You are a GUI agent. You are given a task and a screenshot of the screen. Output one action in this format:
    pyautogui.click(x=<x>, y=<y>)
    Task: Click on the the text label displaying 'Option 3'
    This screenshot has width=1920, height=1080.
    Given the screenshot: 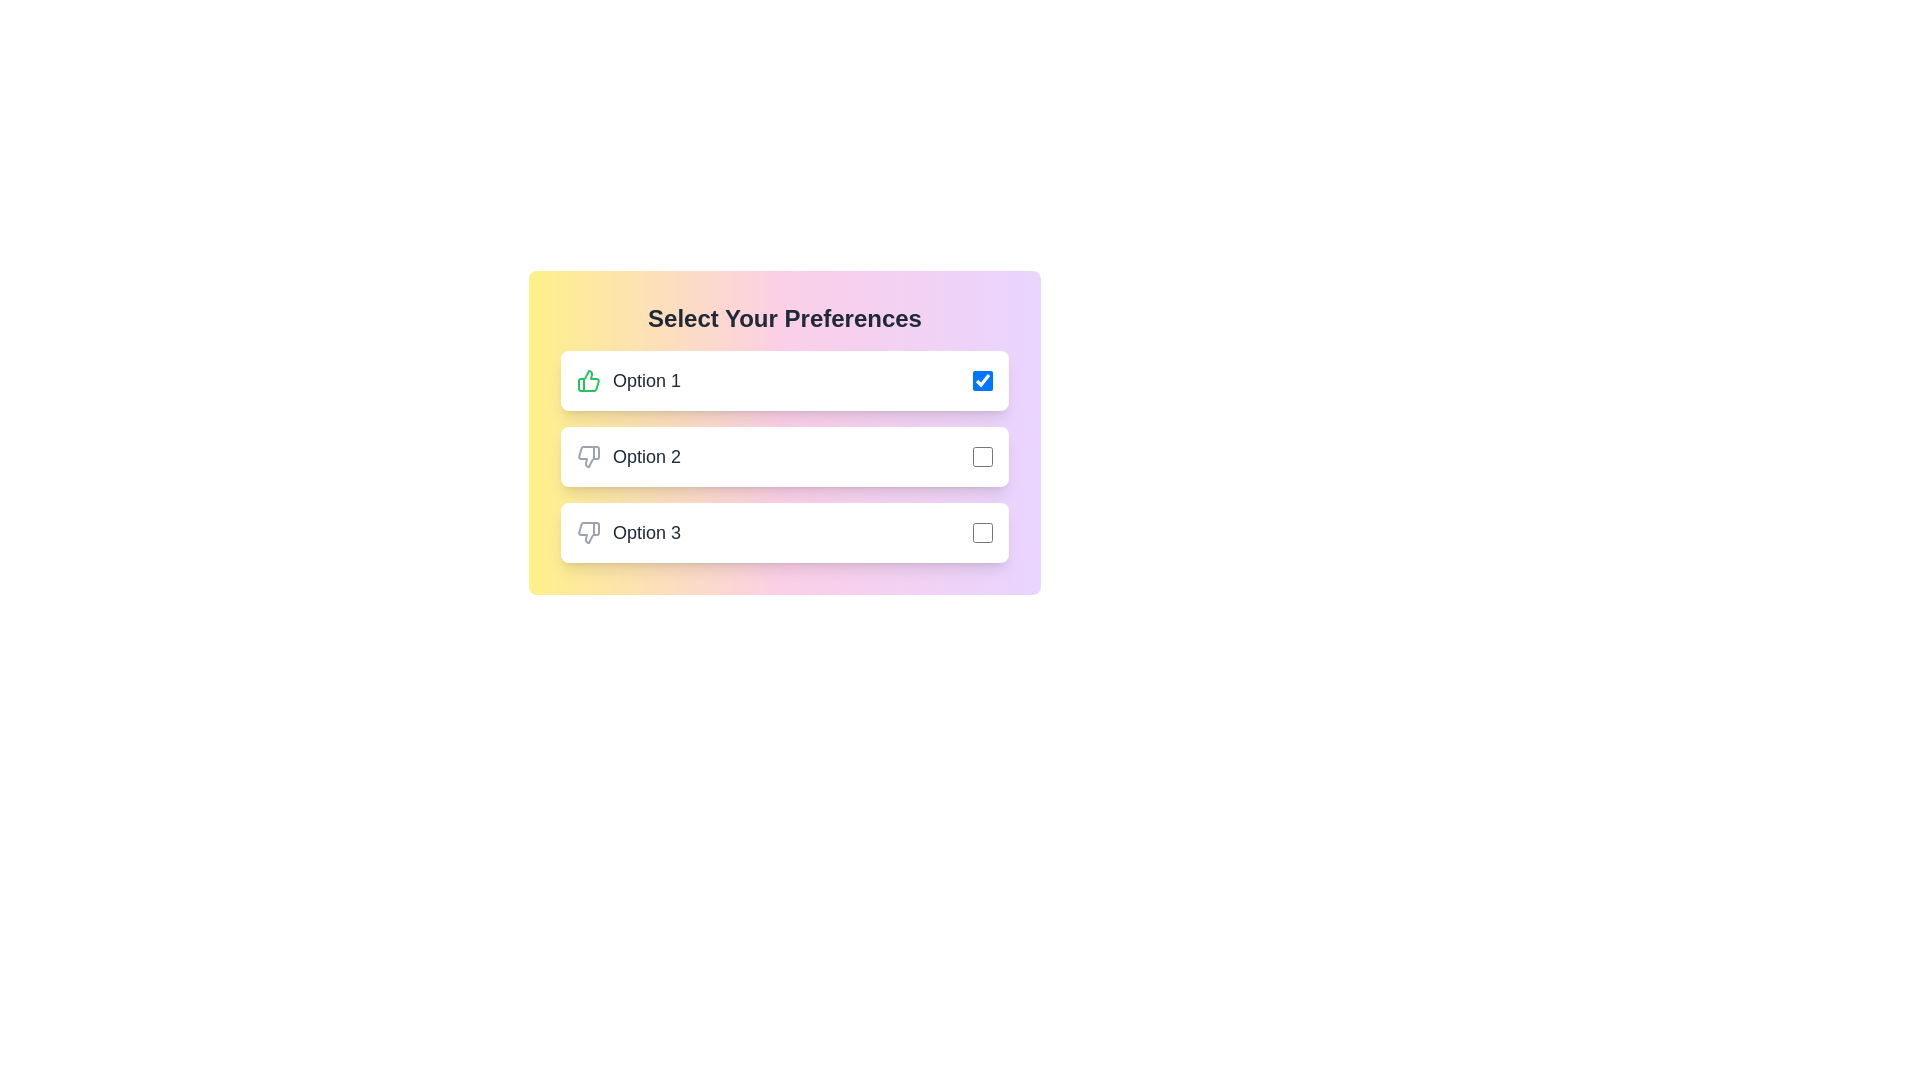 What is the action you would take?
    pyautogui.click(x=647, y=531)
    